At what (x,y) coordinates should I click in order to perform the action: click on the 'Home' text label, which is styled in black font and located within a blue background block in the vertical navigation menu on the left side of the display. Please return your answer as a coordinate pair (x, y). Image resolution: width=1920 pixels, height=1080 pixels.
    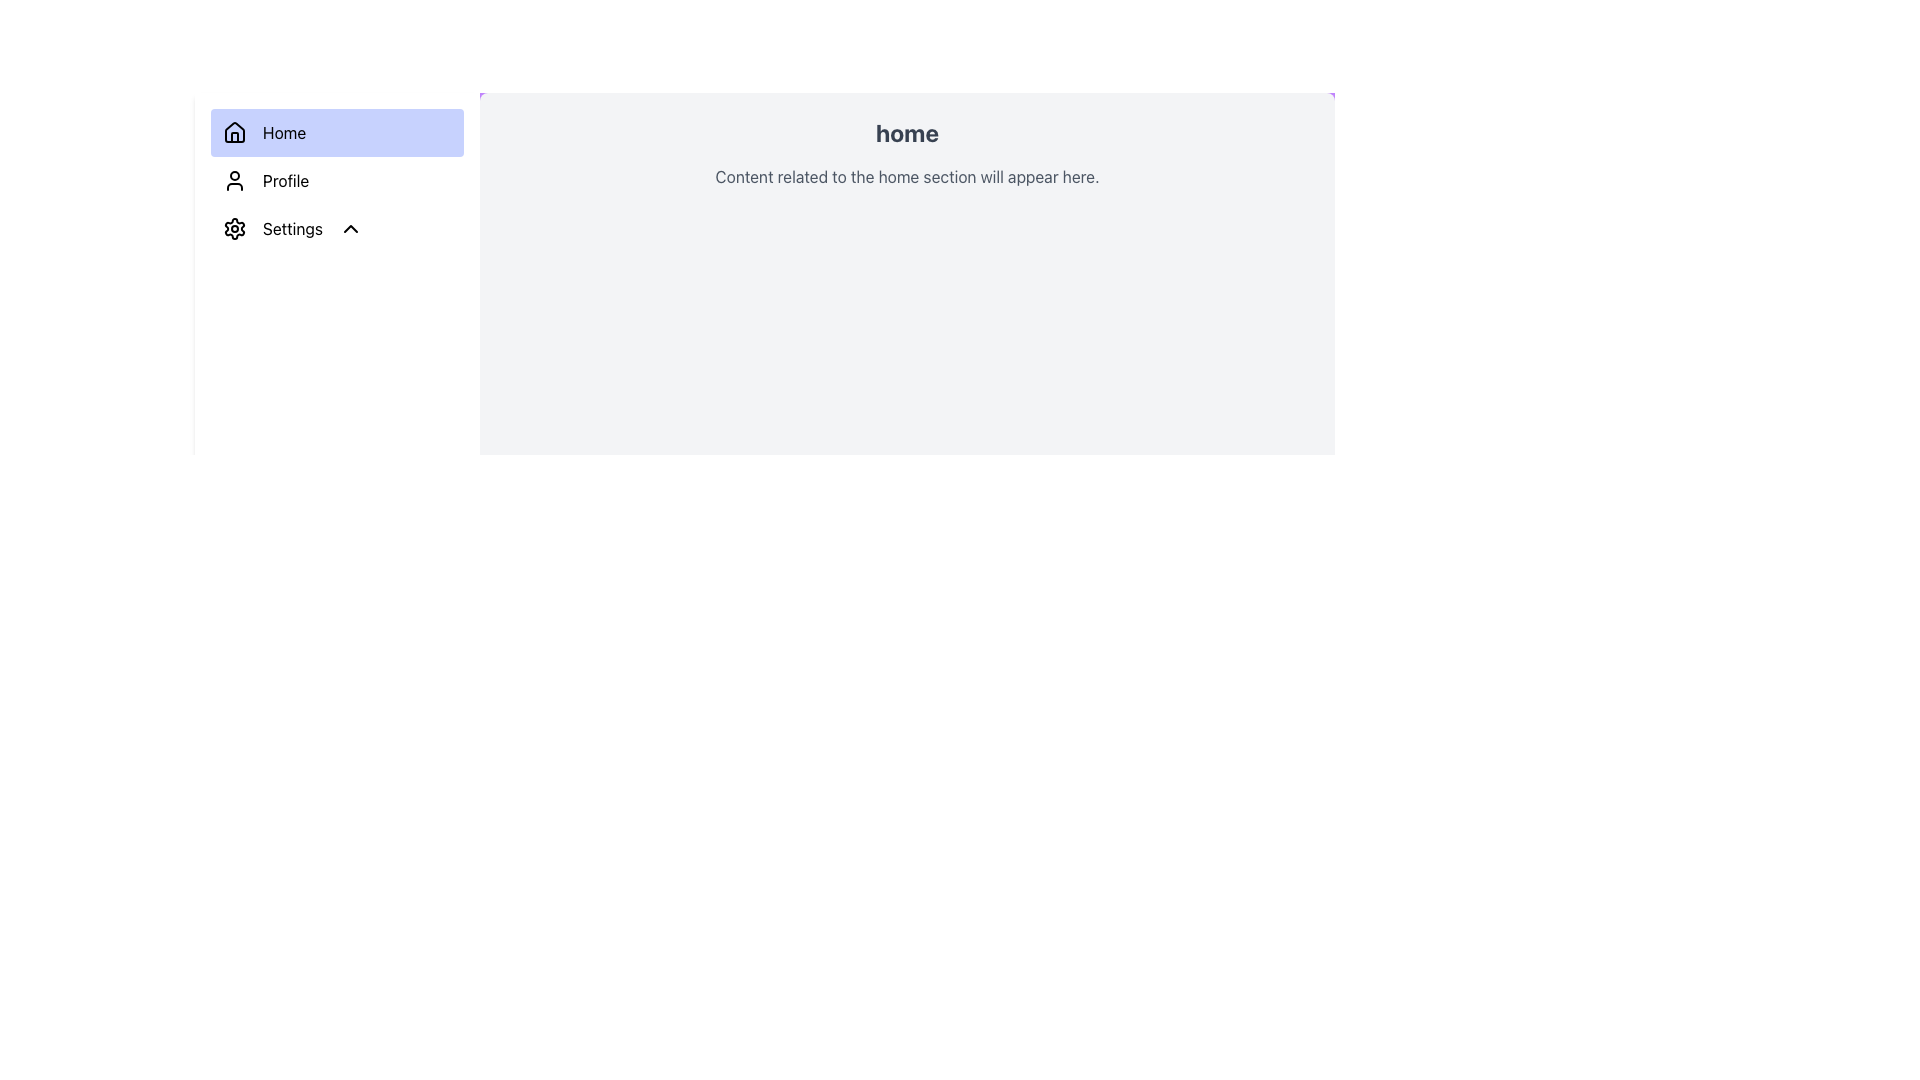
    Looking at the image, I should click on (283, 132).